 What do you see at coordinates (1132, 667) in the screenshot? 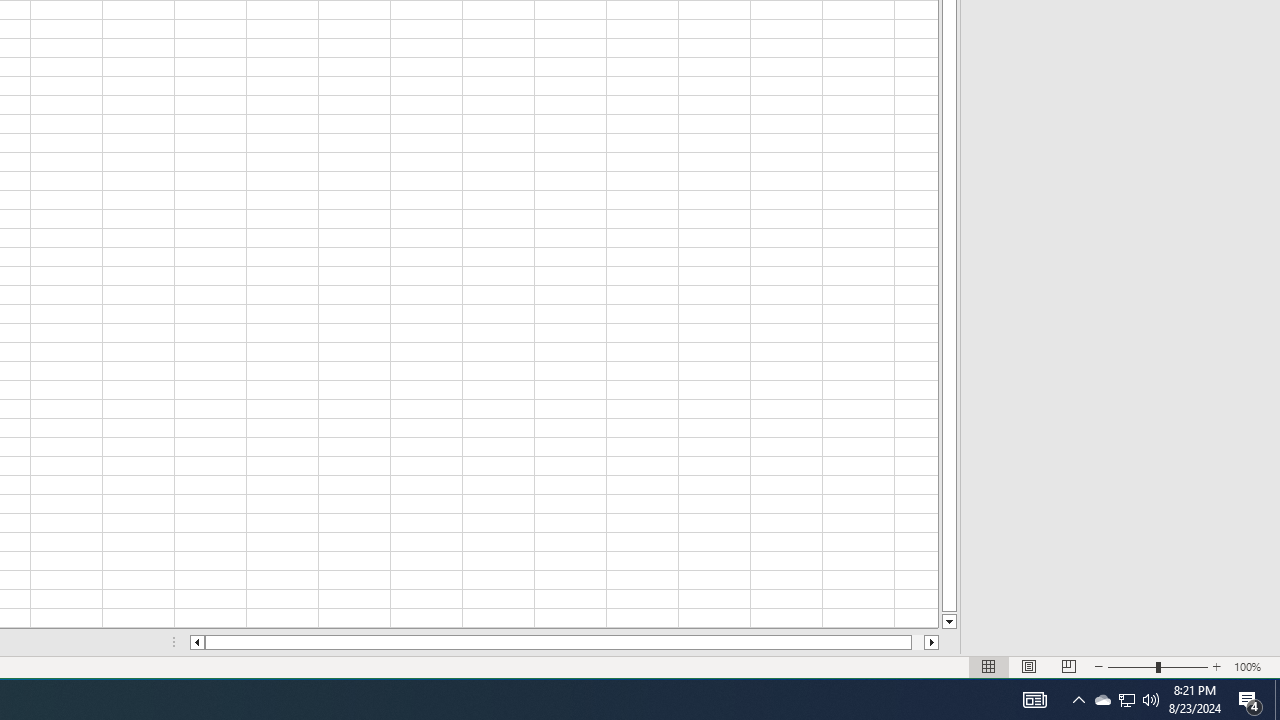
I see `'Zoom Out'` at bounding box center [1132, 667].